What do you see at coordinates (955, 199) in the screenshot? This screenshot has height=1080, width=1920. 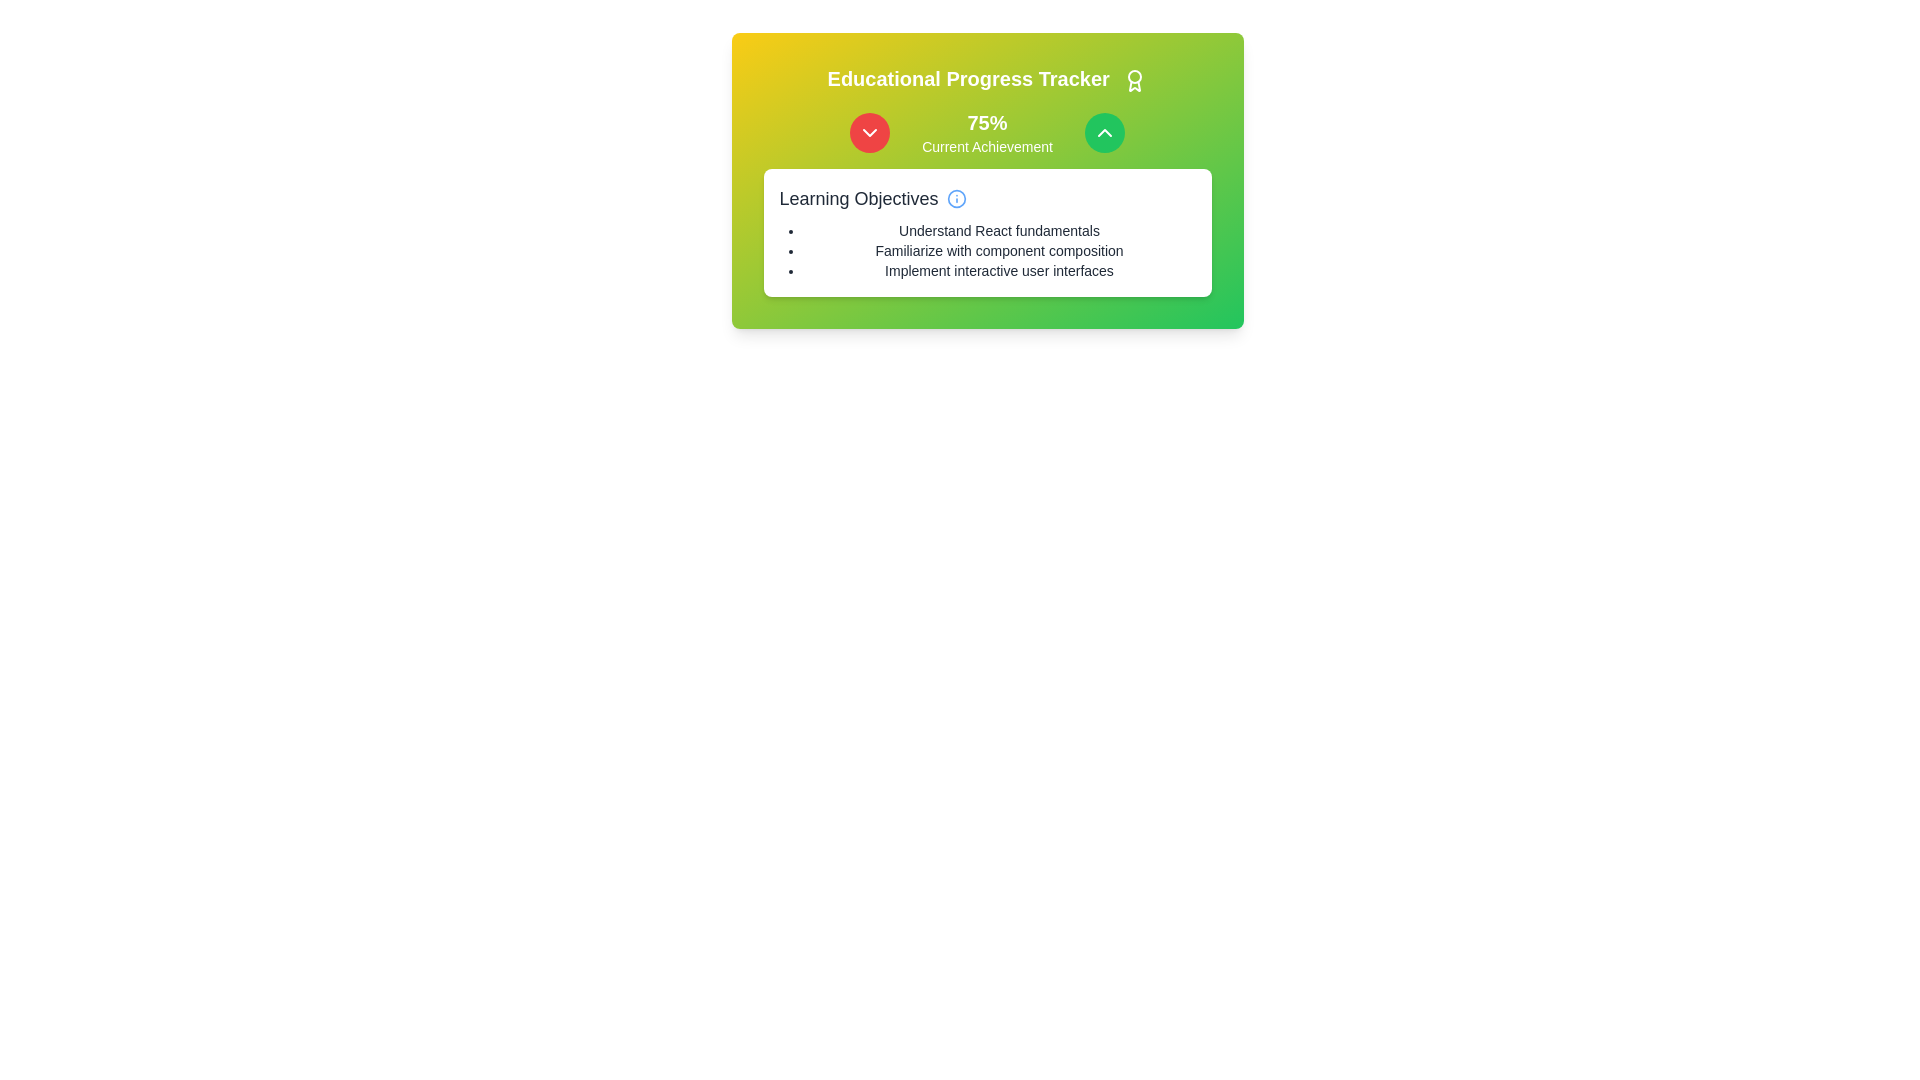 I see `the circular icon with a blue border and blue interior located next to the 'Learning Objectives' text` at bounding box center [955, 199].